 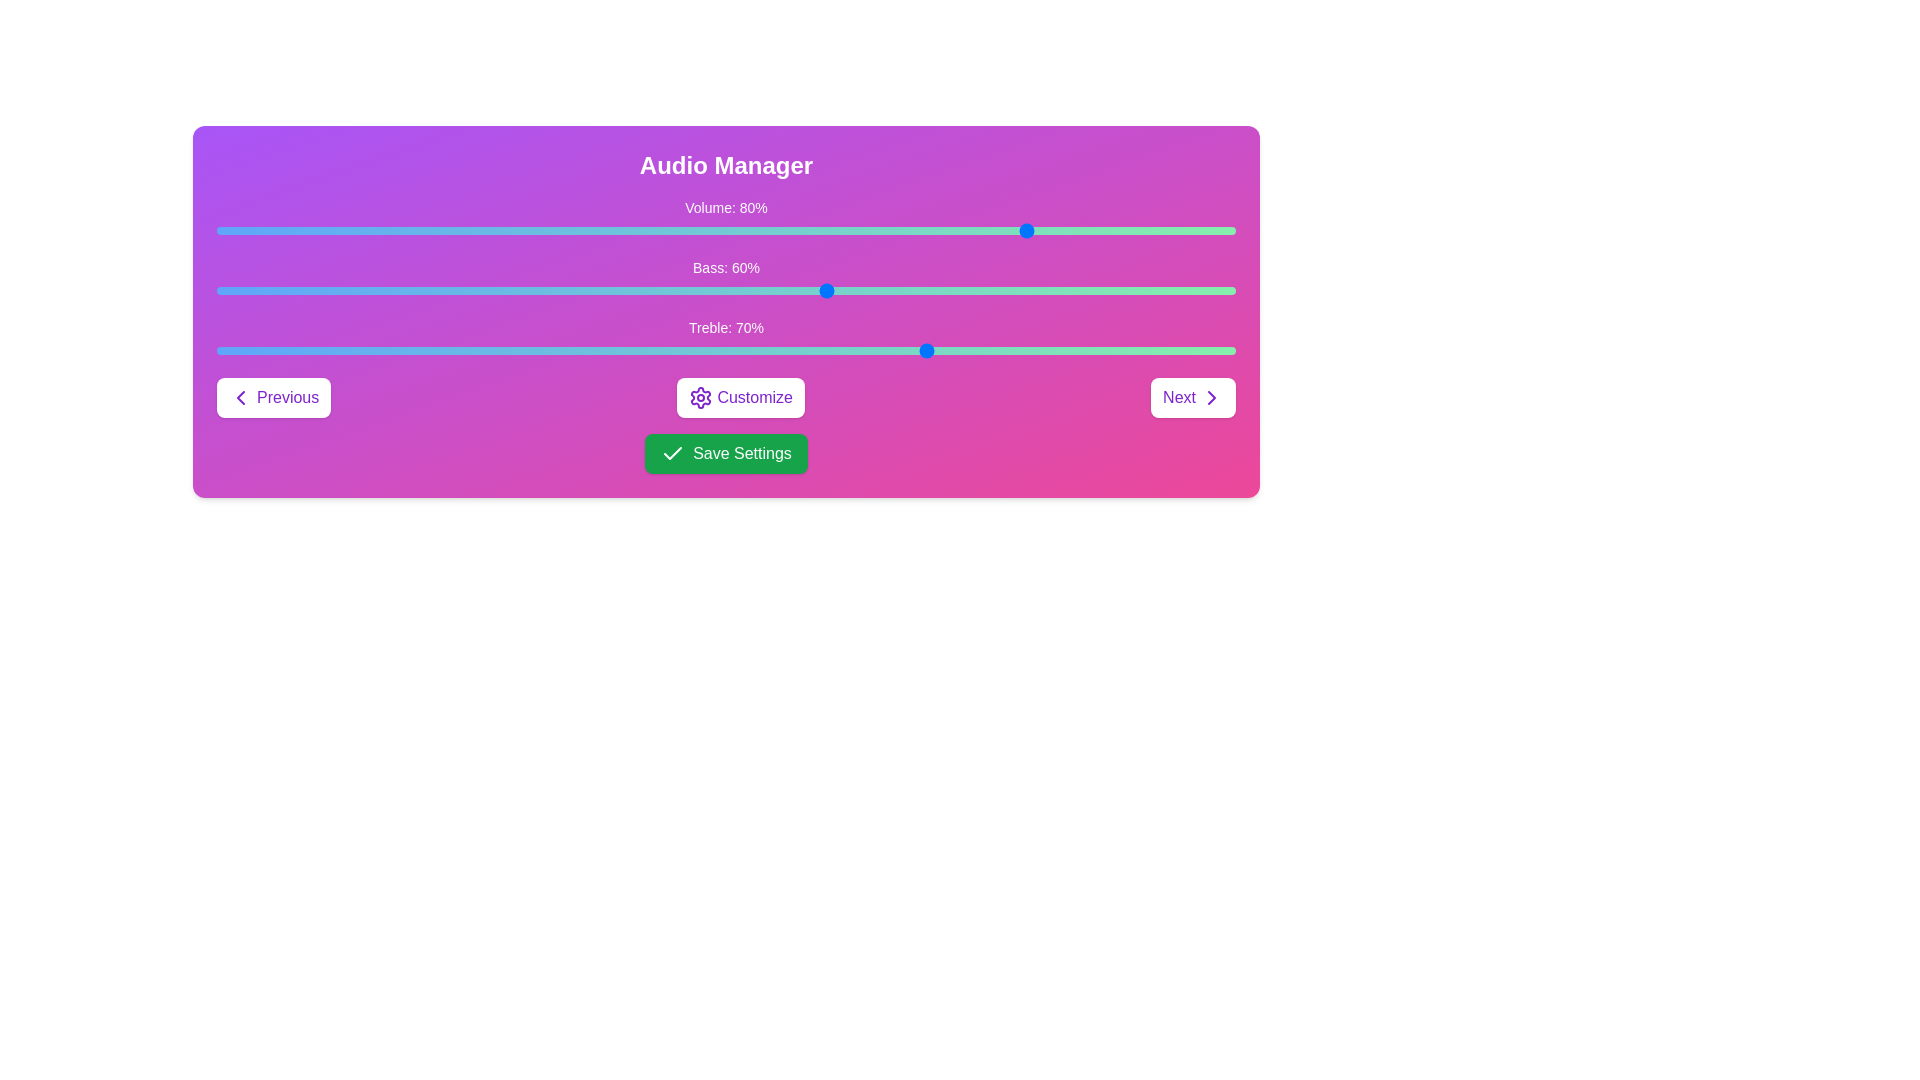 I want to click on the 'Next' button located at the bottom-right corner of the interface to proceed to the next step in the navigation flow, so click(x=1210, y=397).